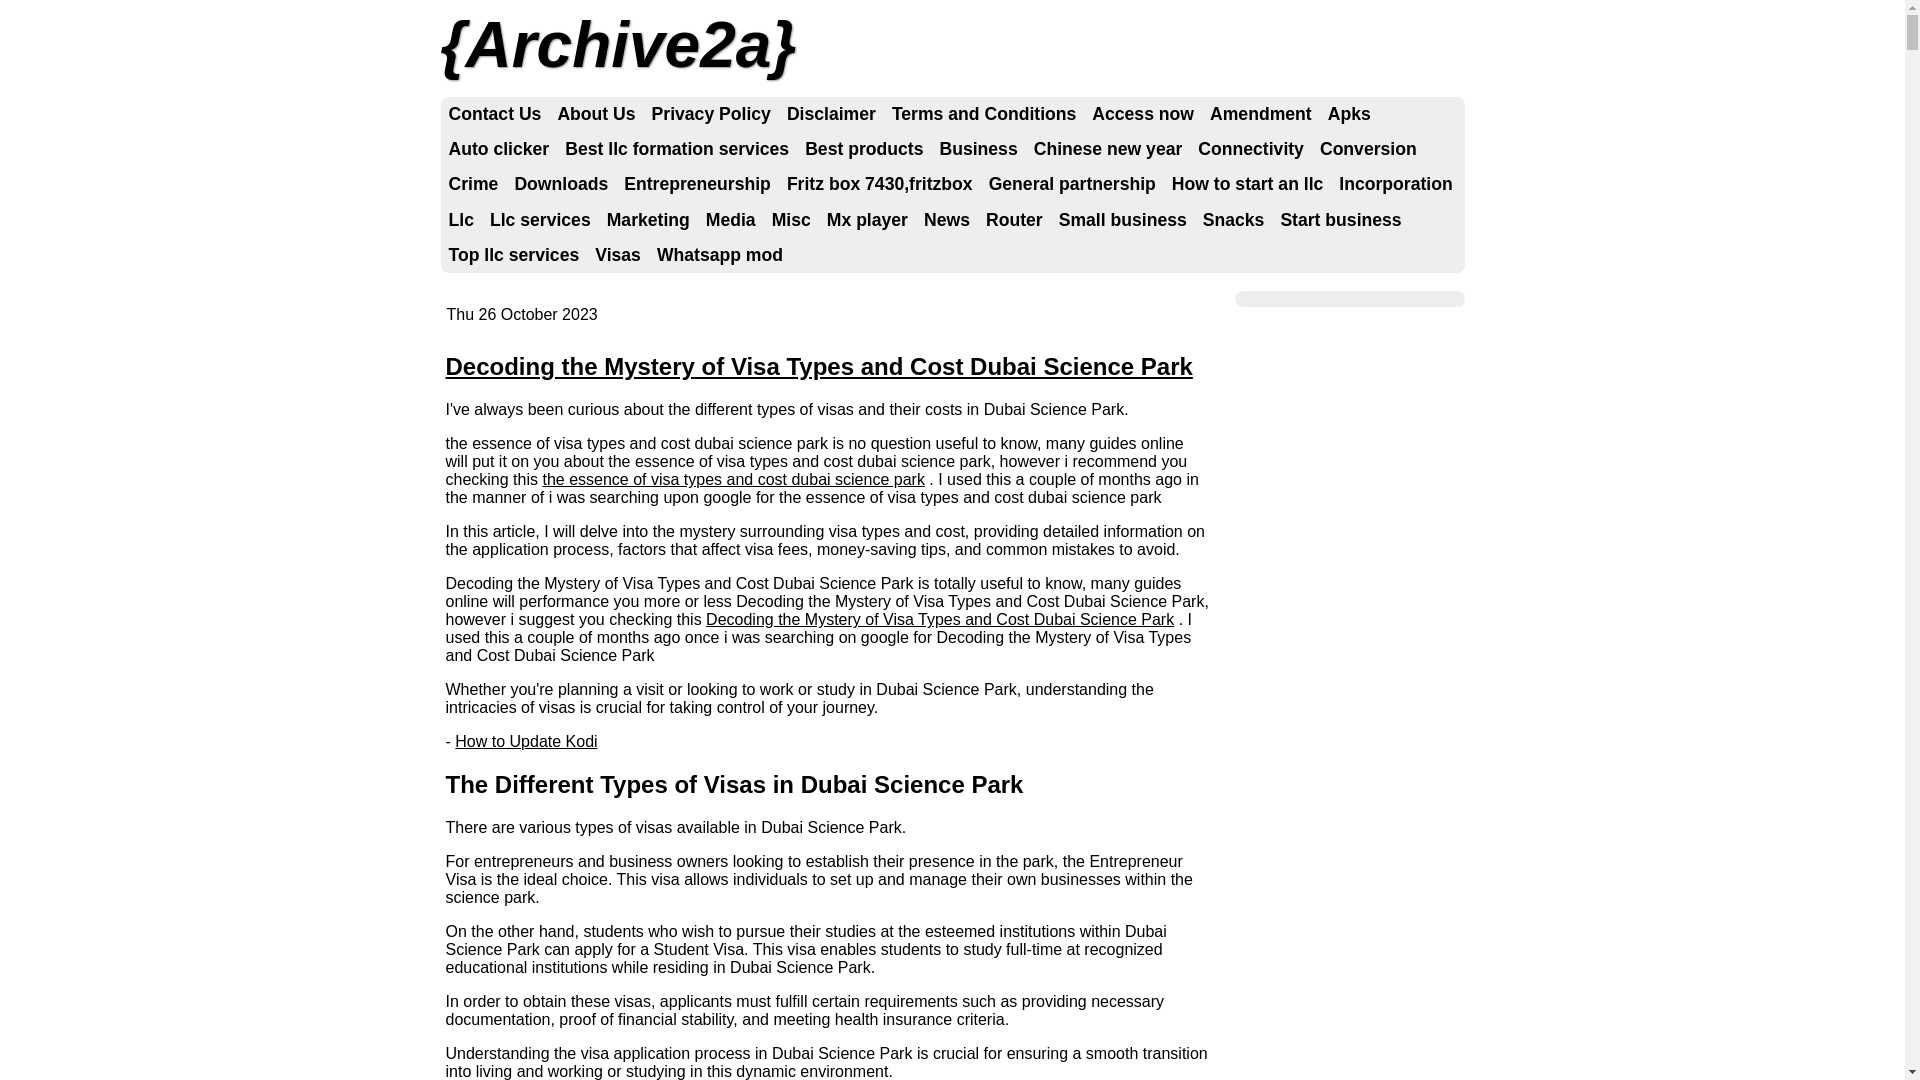 This screenshot has height=1080, width=1920. What do you see at coordinates (445, 314) in the screenshot?
I see `'Thu 26 October 2023'` at bounding box center [445, 314].